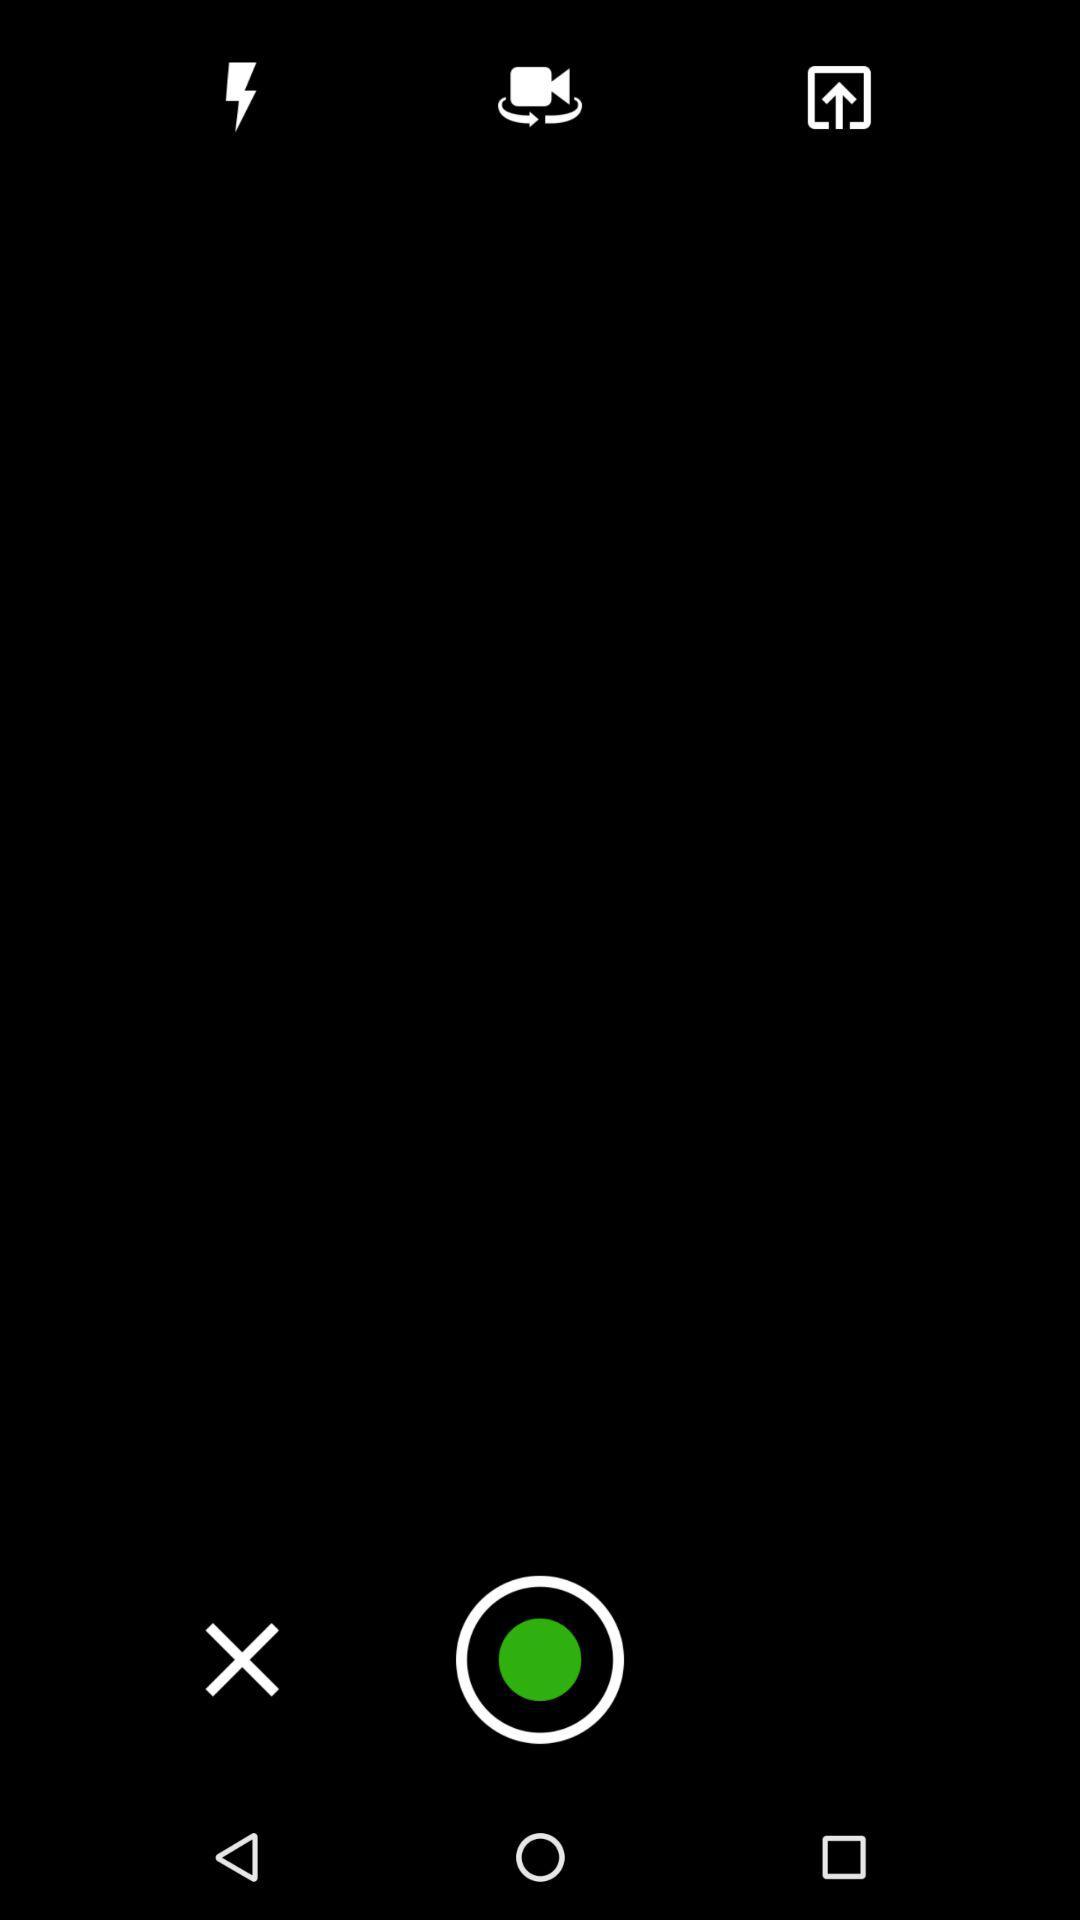 This screenshot has height=1920, width=1080. Describe the element at coordinates (838, 96) in the screenshot. I see `the item at the top right corner` at that location.